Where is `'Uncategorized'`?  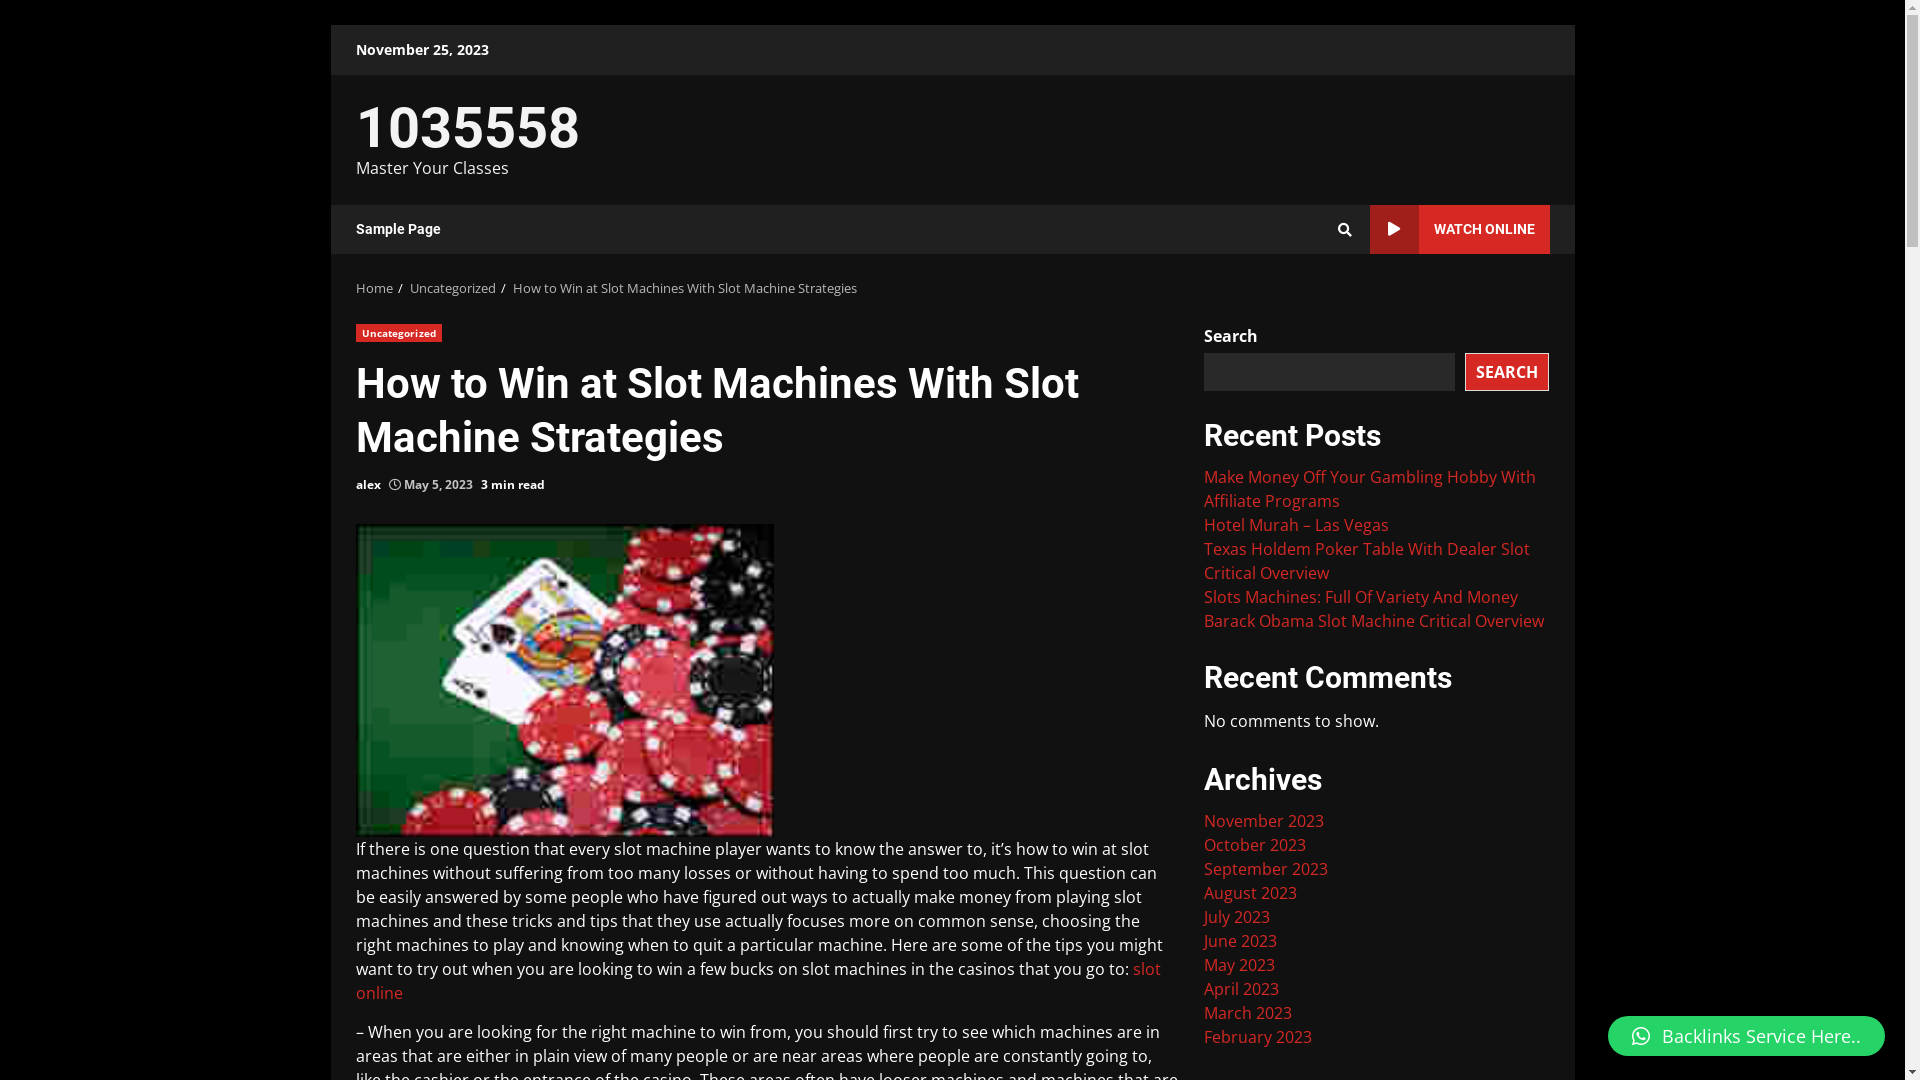
'Uncategorized' is located at coordinates (451, 288).